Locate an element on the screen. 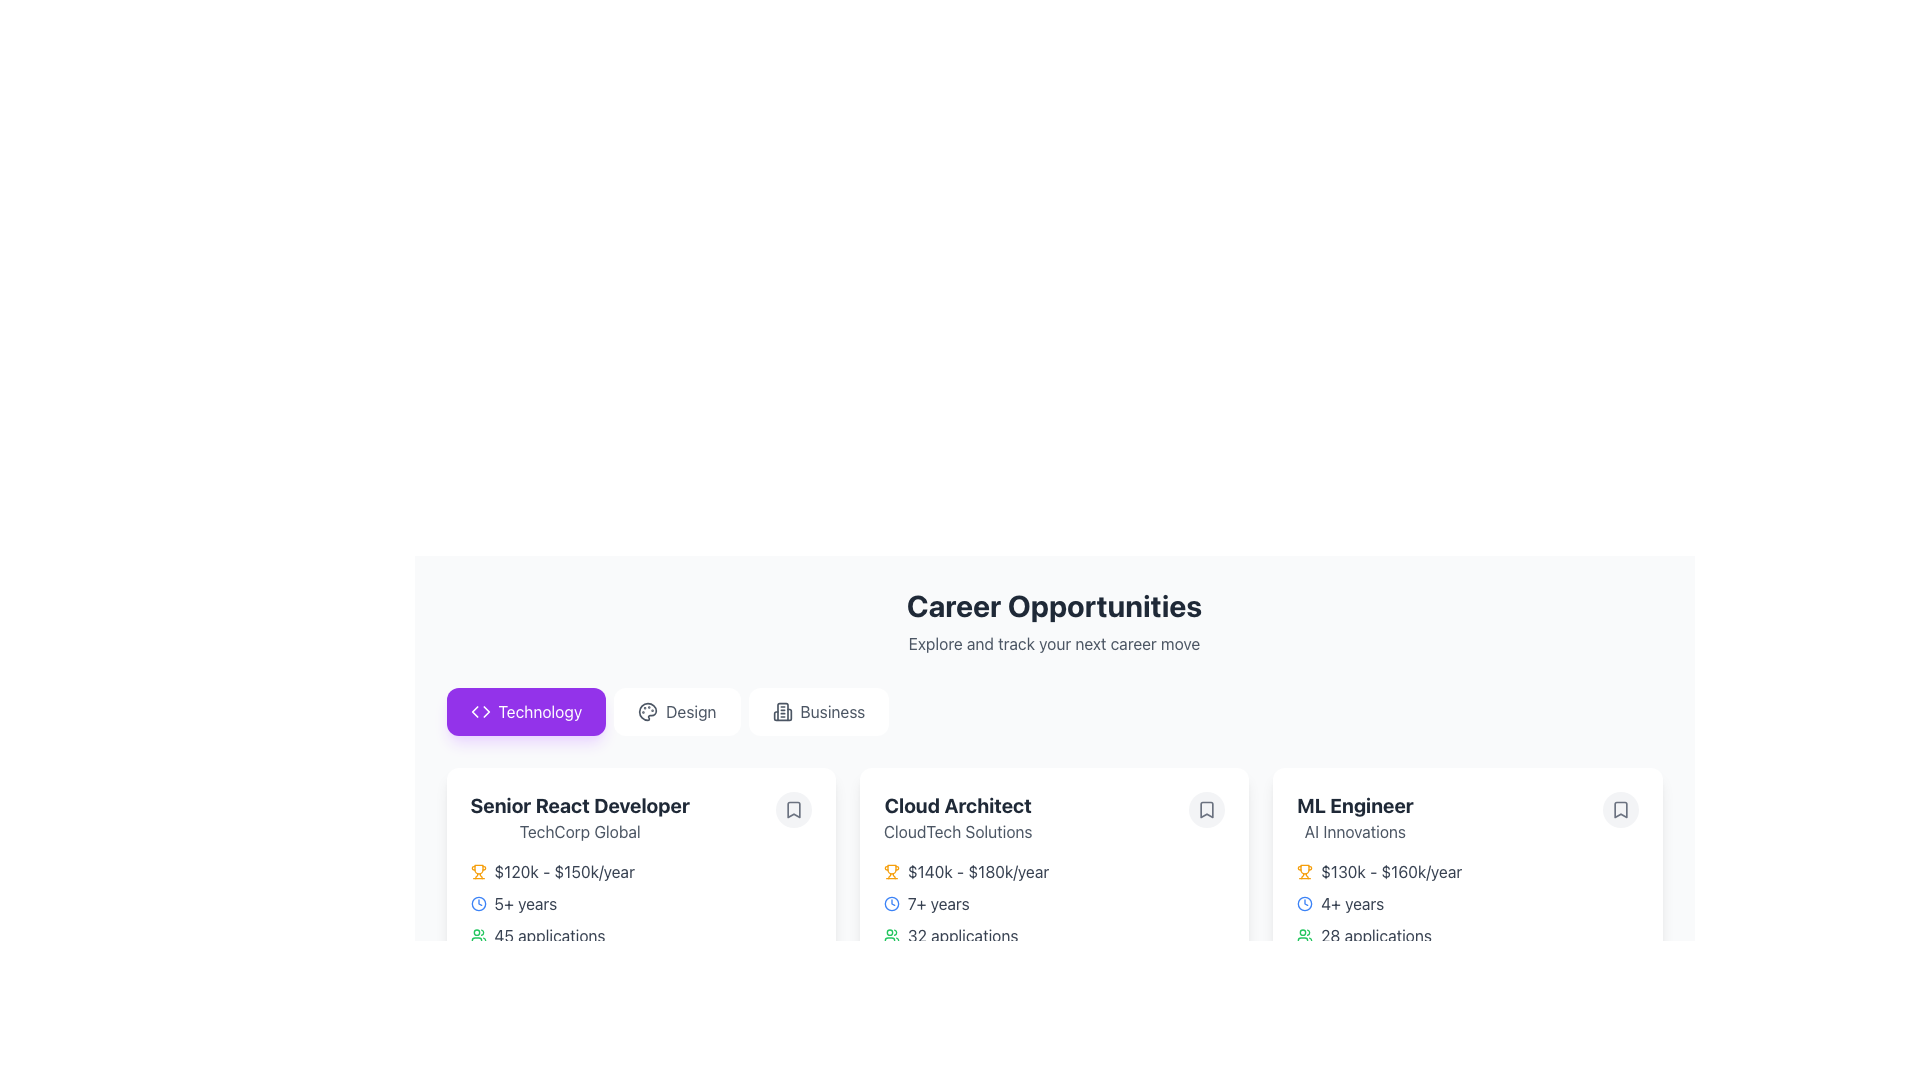 The height and width of the screenshot is (1080, 1920). the text block displaying the company name associated with the 'Cloud Architect' job position, located directly underneath the title 'Cloud Architect' within the card labeled 'Cloud Architect' is located at coordinates (957, 832).